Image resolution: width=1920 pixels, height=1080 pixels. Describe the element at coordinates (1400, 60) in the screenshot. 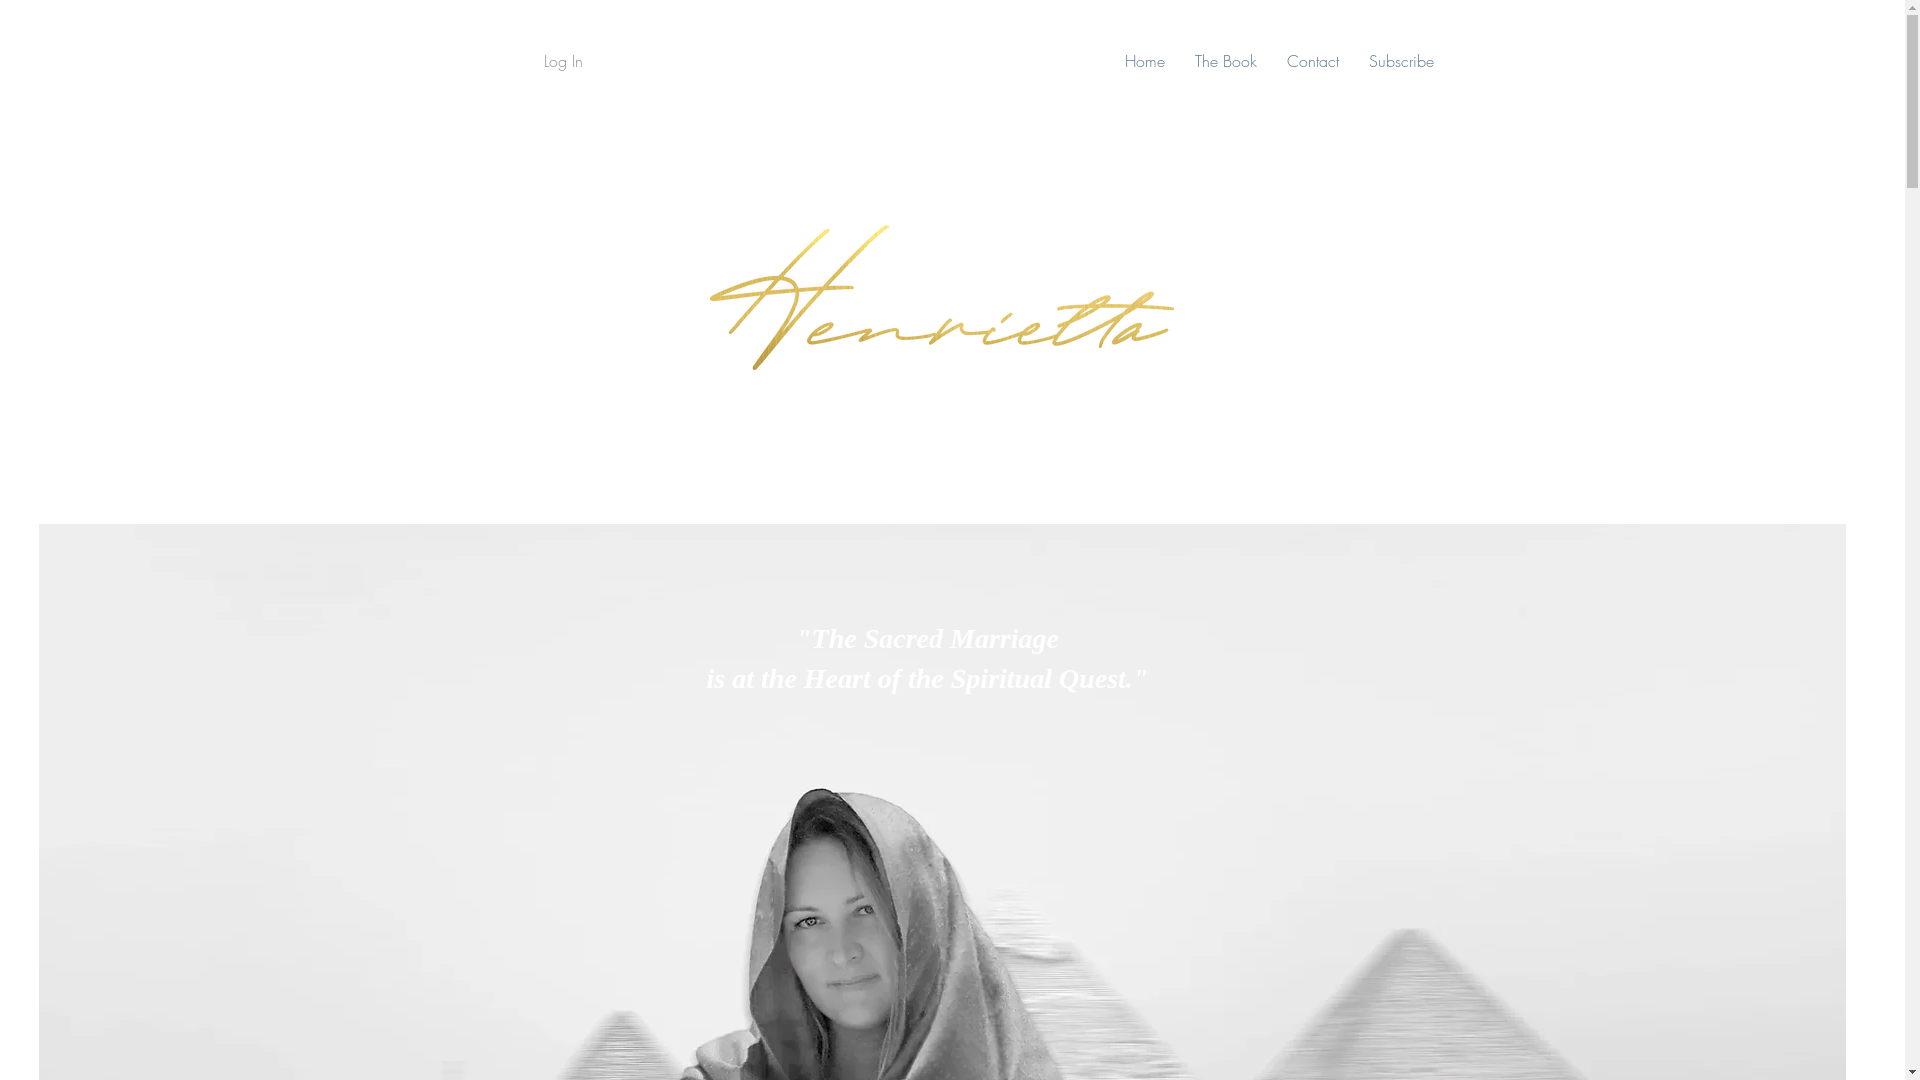

I see `'Subscribe'` at that location.